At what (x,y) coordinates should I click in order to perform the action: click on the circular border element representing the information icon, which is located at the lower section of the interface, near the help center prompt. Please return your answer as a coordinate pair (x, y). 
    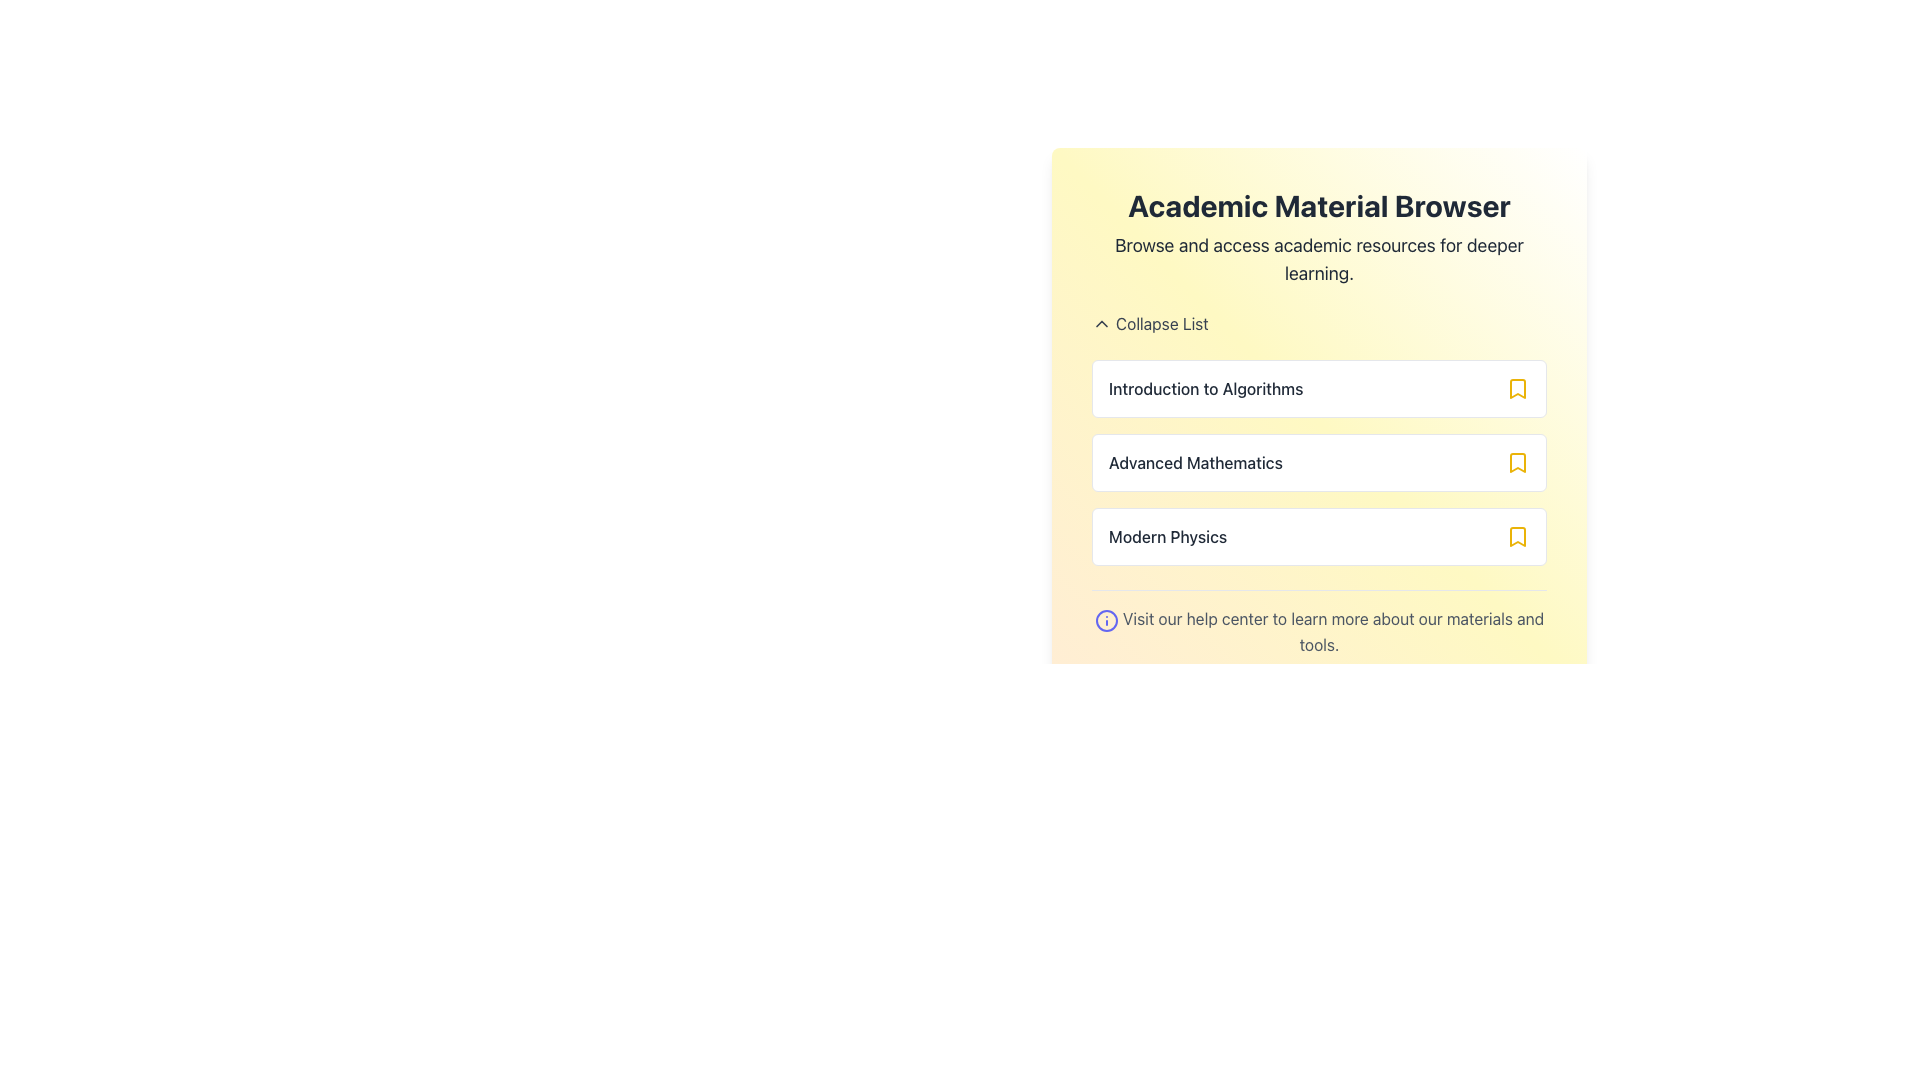
    Looking at the image, I should click on (1105, 619).